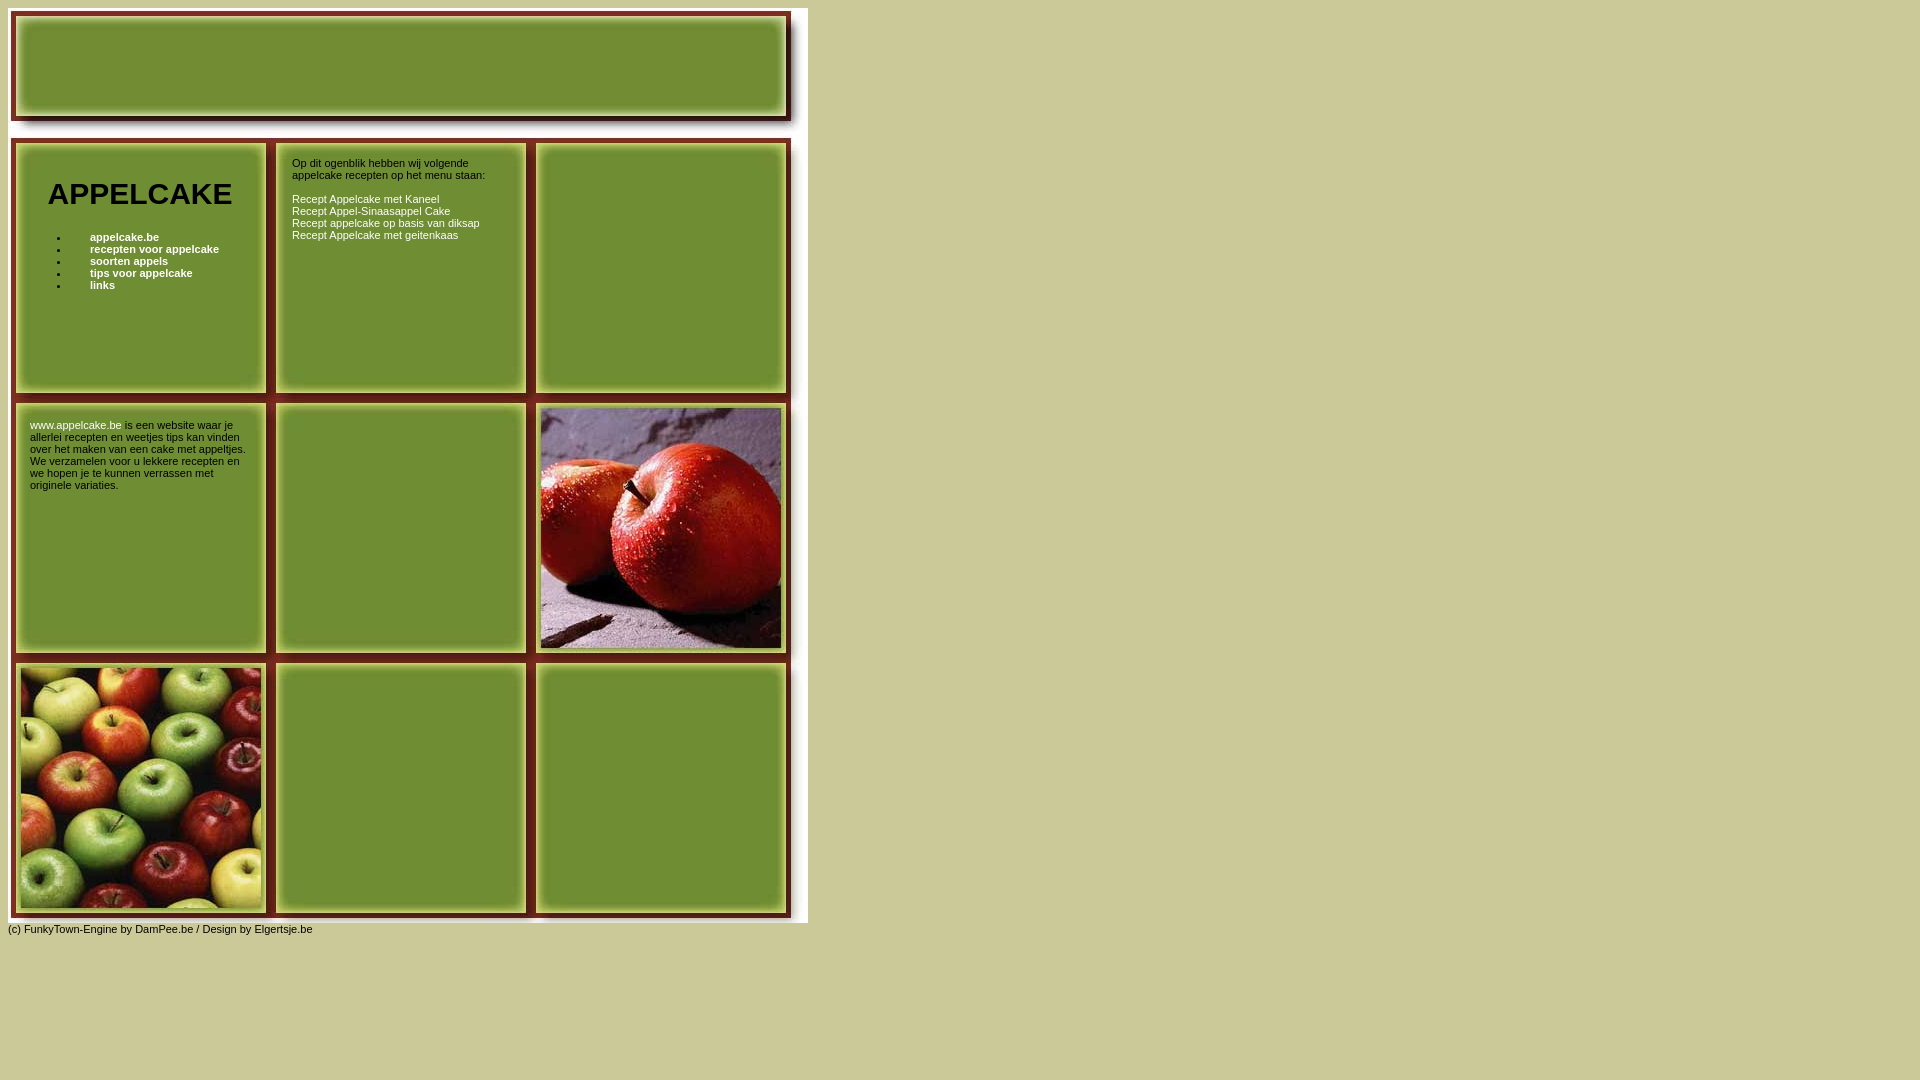  What do you see at coordinates (291, 234) in the screenshot?
I see `'Recept Appelcake met geitenkaas'` at bounding box center [291, 234].